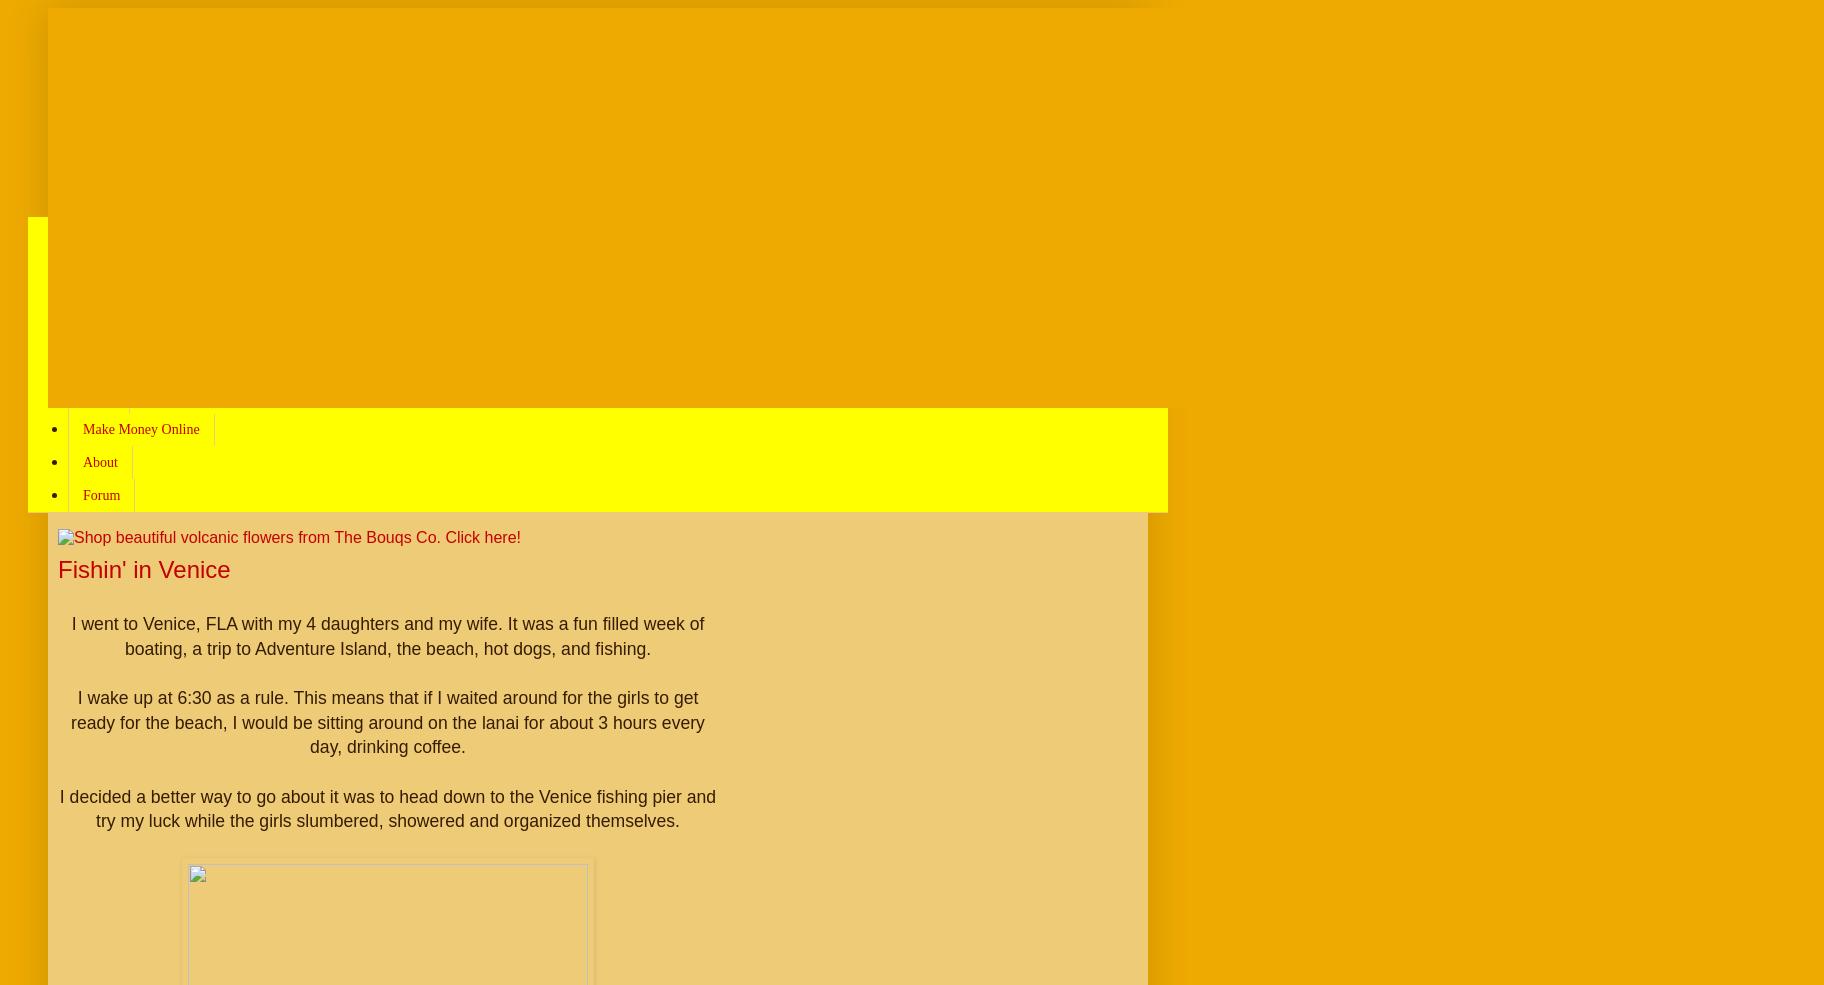  I want to click on 'Greatest Hits', so click(118, 297).